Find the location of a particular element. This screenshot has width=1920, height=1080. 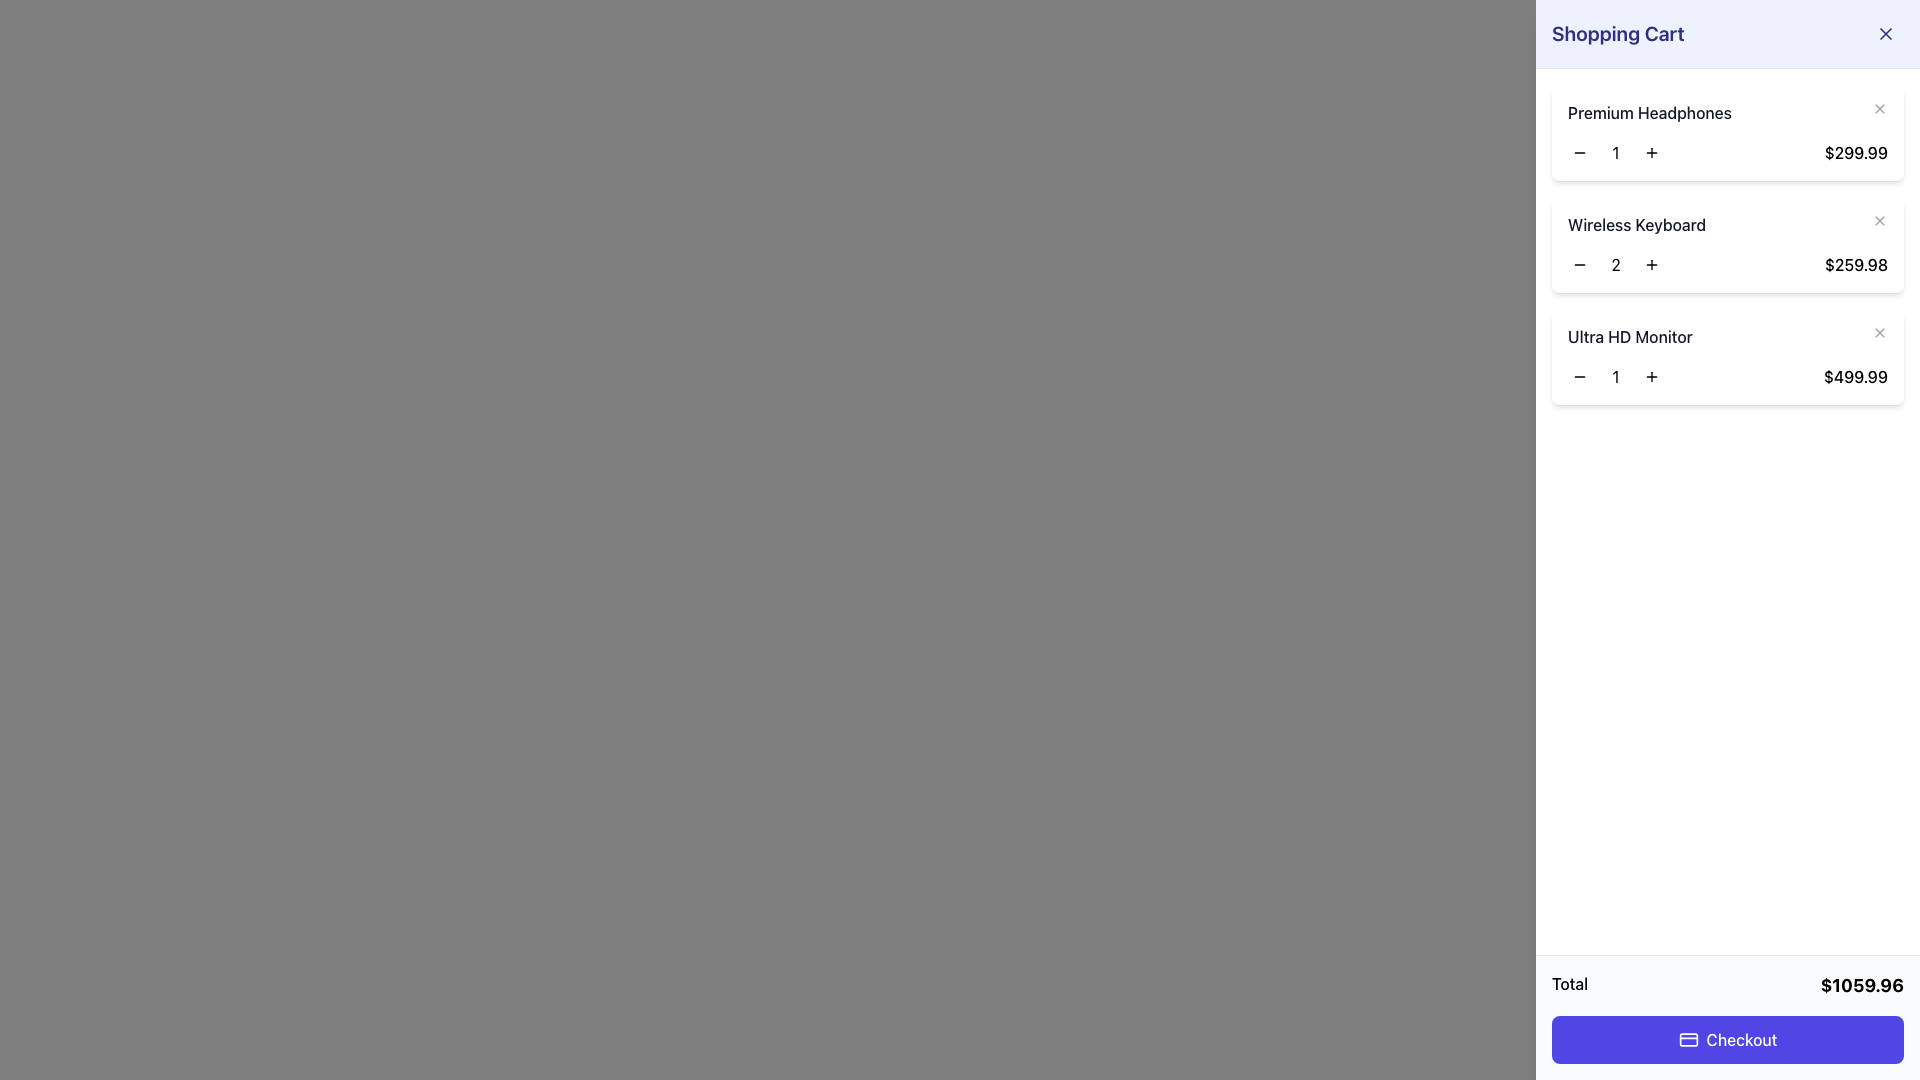

the text display showing the number '1' which is centered between the '-' and '+' buttons in the counter interface is located at coordinates (1616, 152).